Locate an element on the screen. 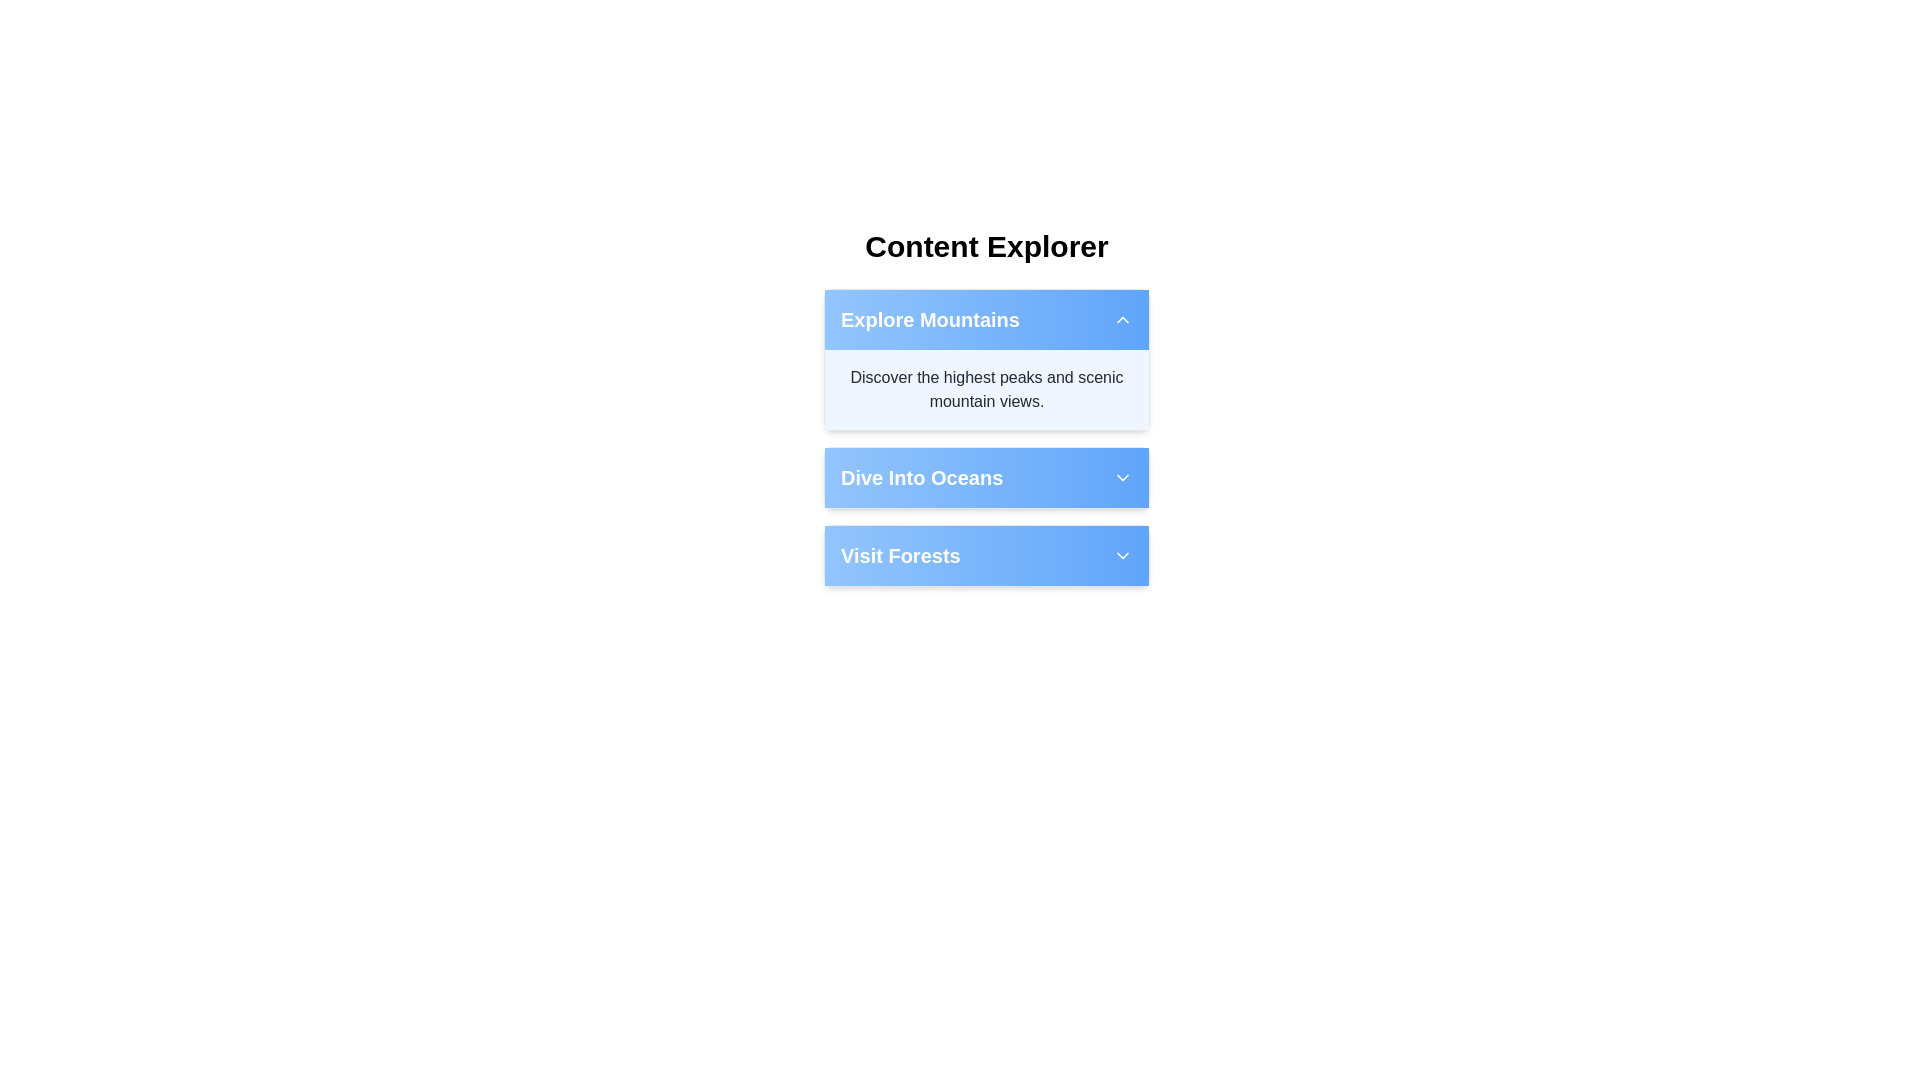 Image resolution: width=1920 pixels, height=1080 pixels. the downward-pointing chevron icon next to the 'Visit Forests' dropdown header is located at coordinates (1123, 555).